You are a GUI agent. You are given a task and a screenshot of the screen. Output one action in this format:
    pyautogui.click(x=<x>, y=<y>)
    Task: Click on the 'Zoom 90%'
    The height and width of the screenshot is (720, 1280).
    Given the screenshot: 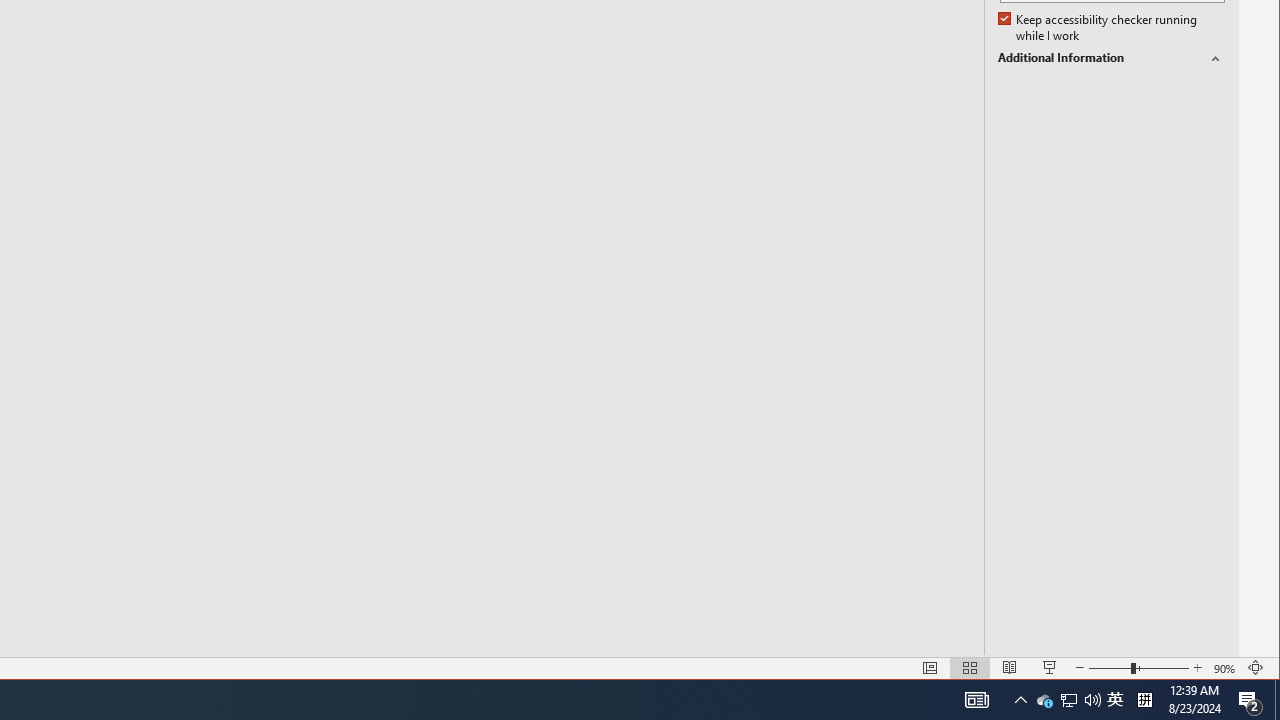 What is the action you would take?
    pyautogui.click(x=1224, y=668)
    